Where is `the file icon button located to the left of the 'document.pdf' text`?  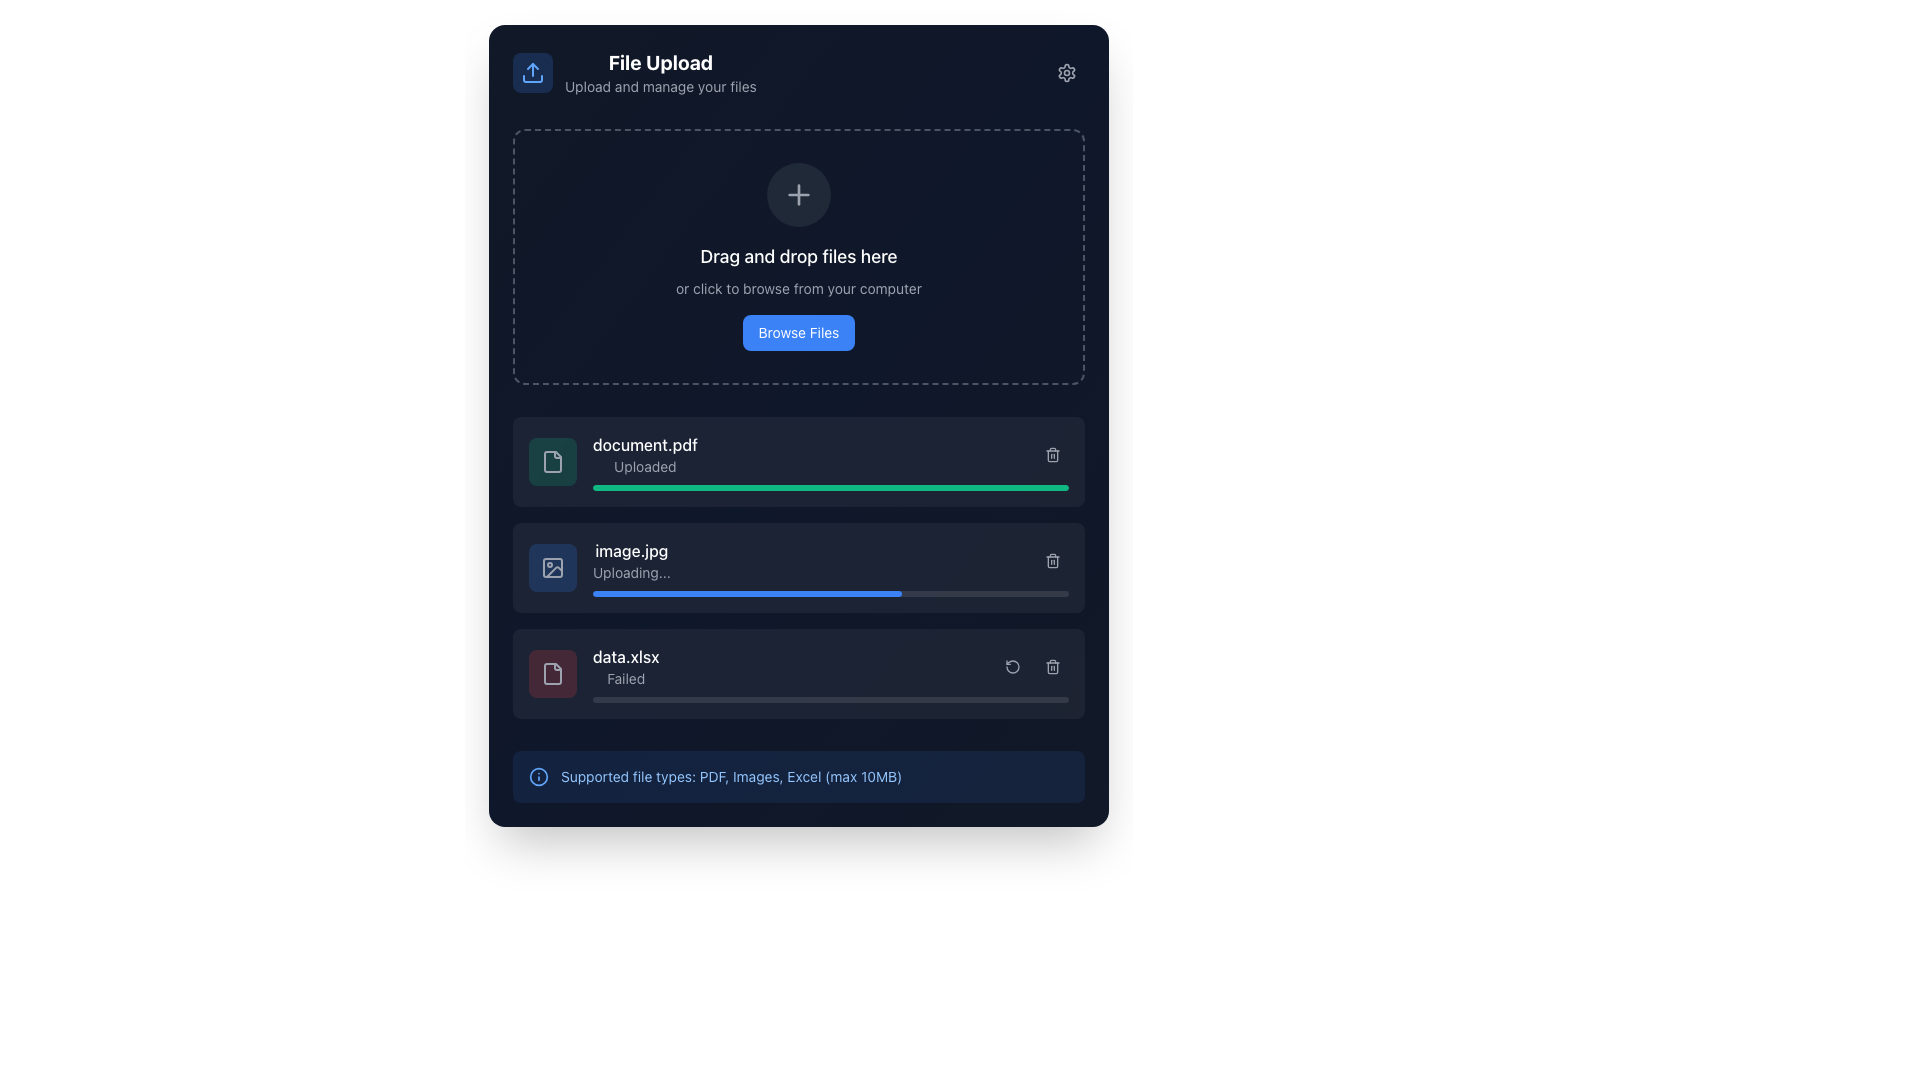 the file icon button located to the left of the 'document.pdf' text is located at coordinates (552, 462).